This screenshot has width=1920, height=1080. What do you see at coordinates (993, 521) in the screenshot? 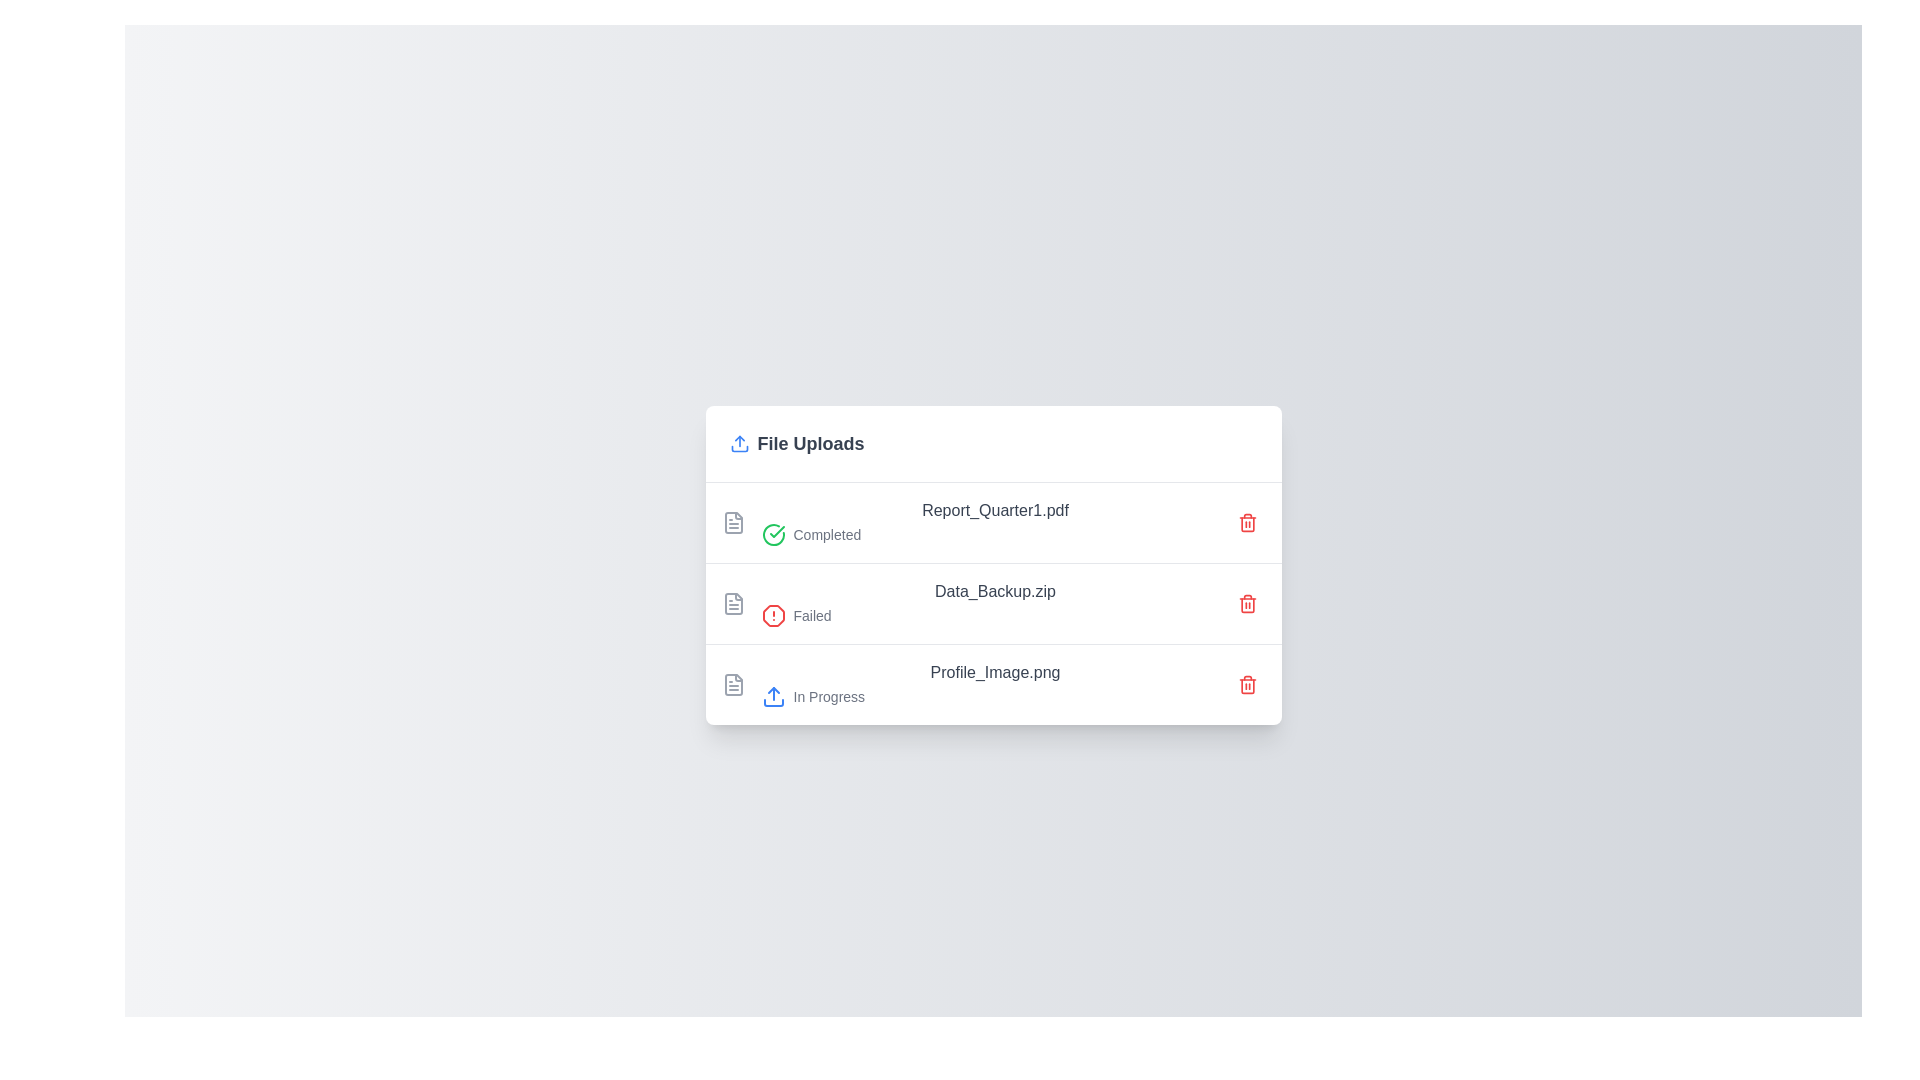
I see `the file status of the List Item containing 'Report_Quarter1.pdf'` at bounding box center [993, 521].